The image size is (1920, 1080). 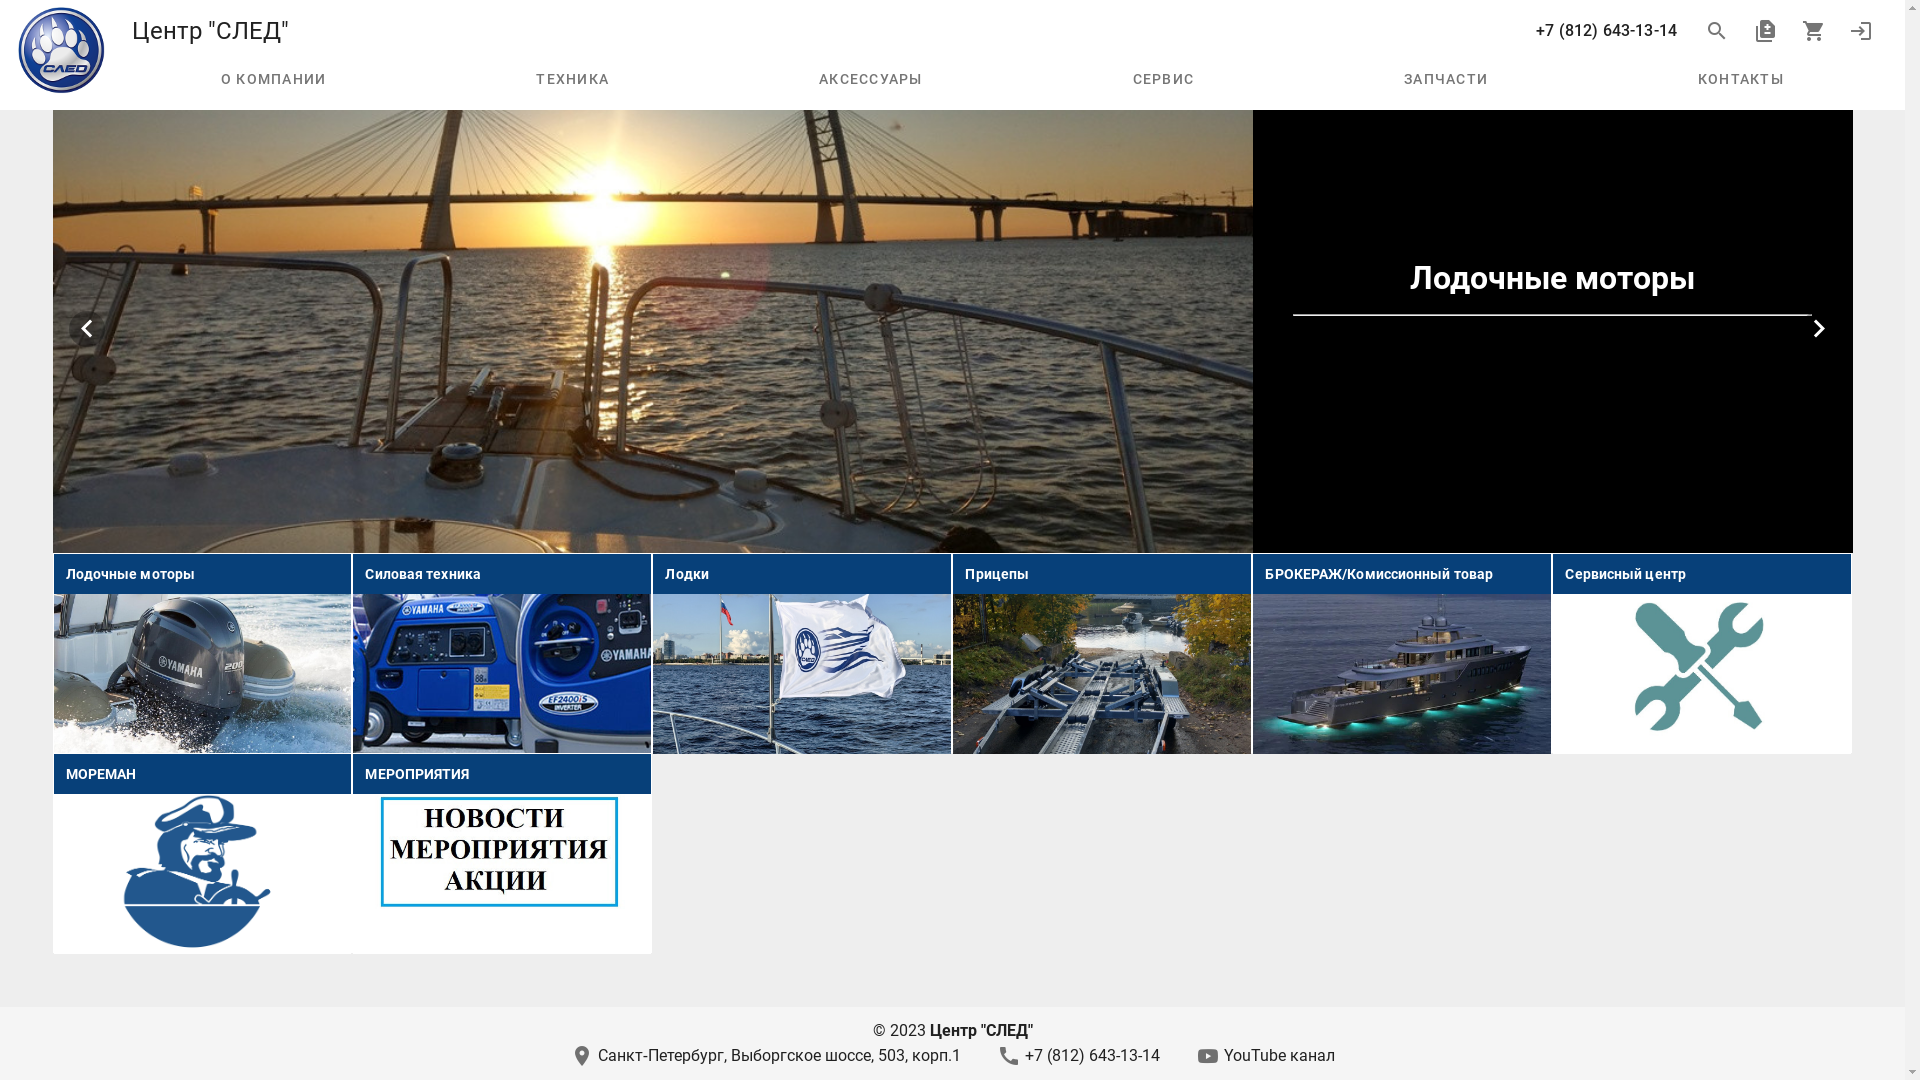 What do you see at coordinates (1765, 30) in the screenshot?
I see `'difference'` at bounding box center [1765, 30].